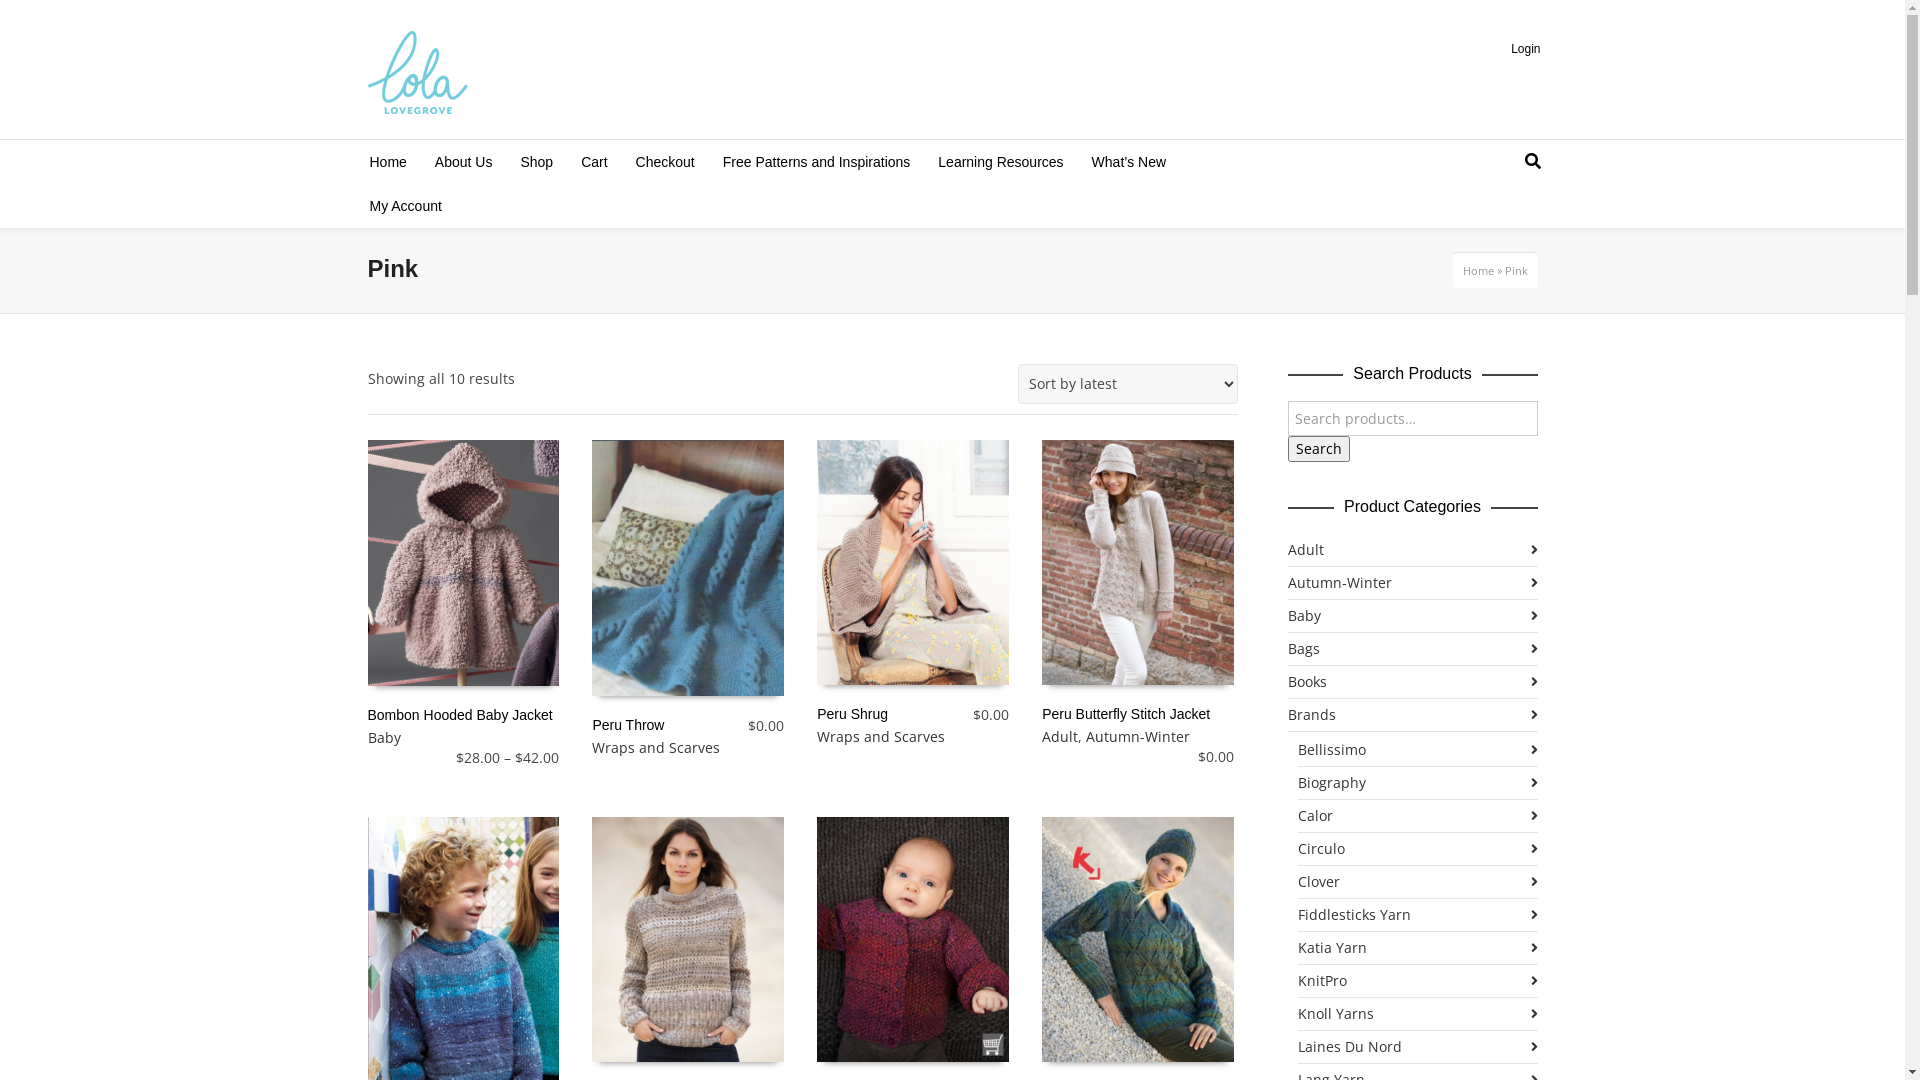 The width and height of the screenshot is (1920, 1080). Describe the element at coordinates (1477, 270) in the screenshot. I see `'Home'` at that location.